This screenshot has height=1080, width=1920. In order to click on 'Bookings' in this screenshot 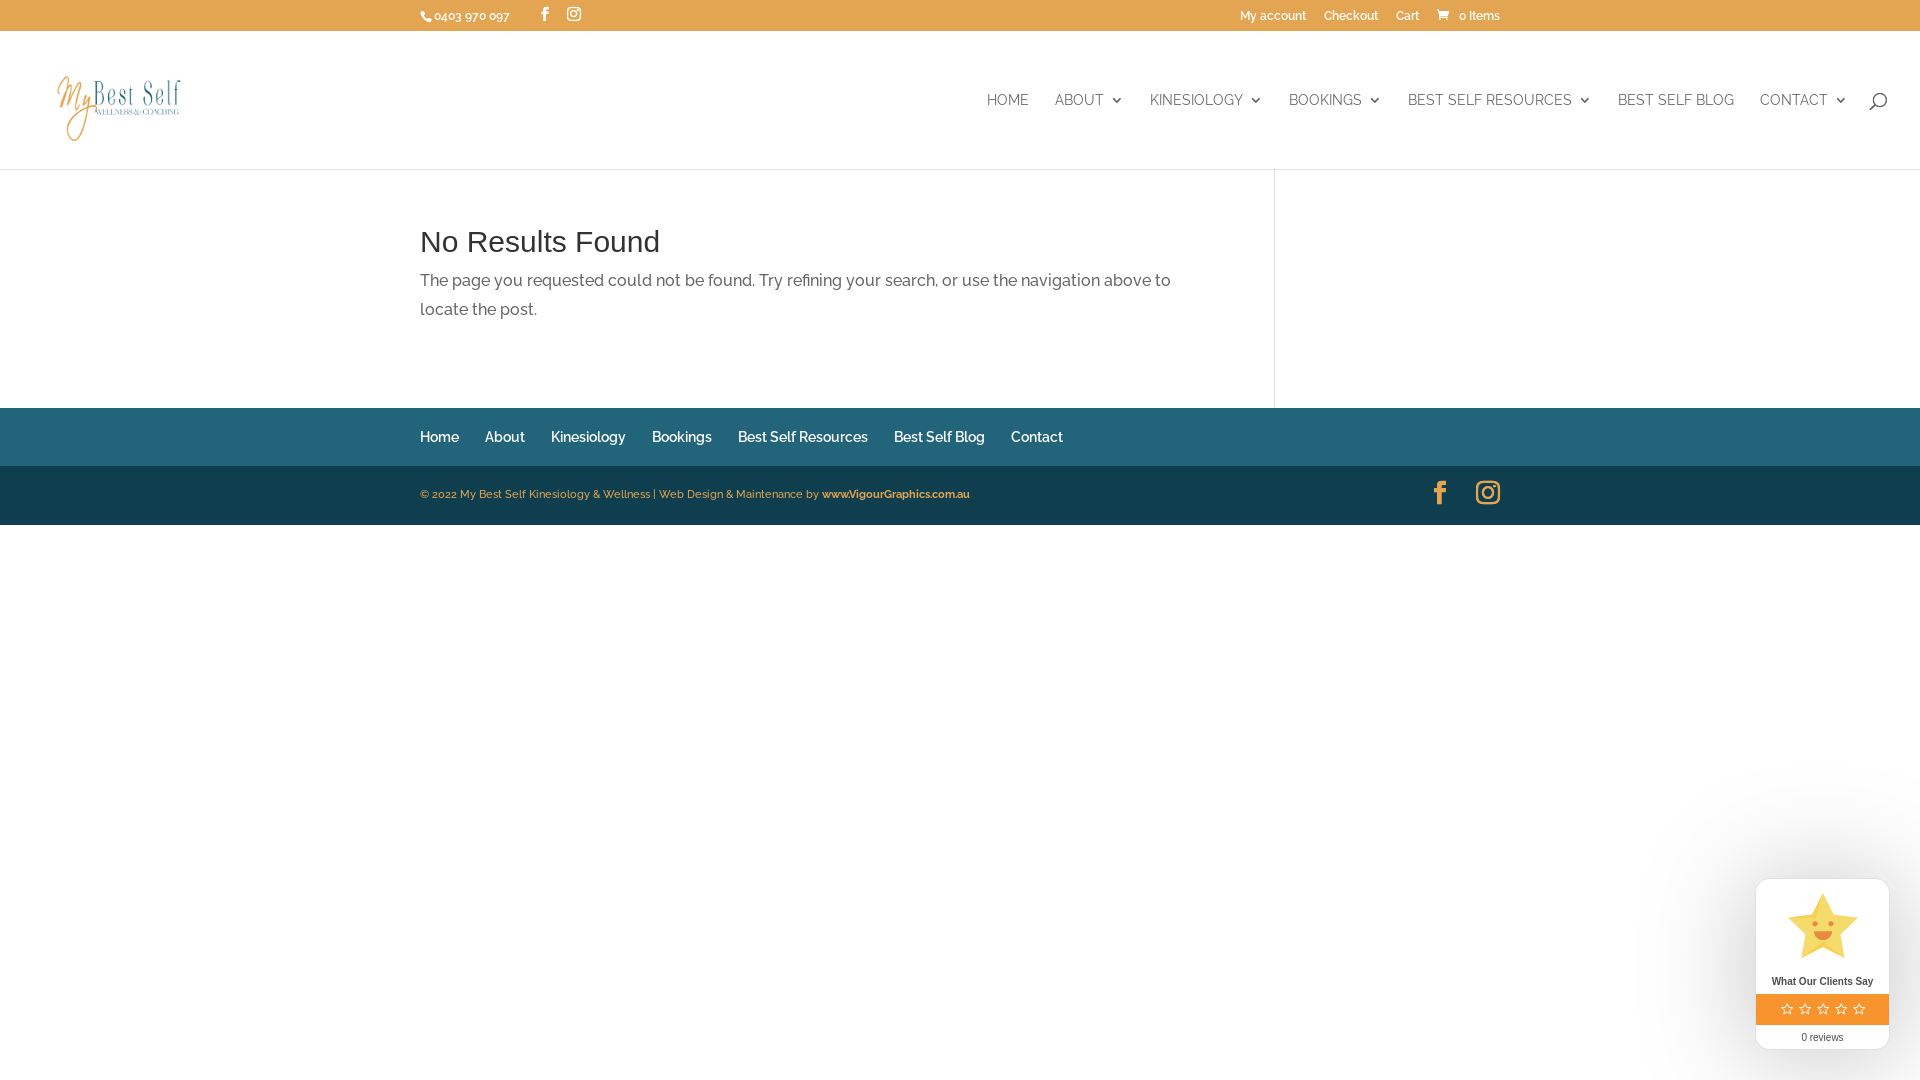, I will do `click(681, 435)`.